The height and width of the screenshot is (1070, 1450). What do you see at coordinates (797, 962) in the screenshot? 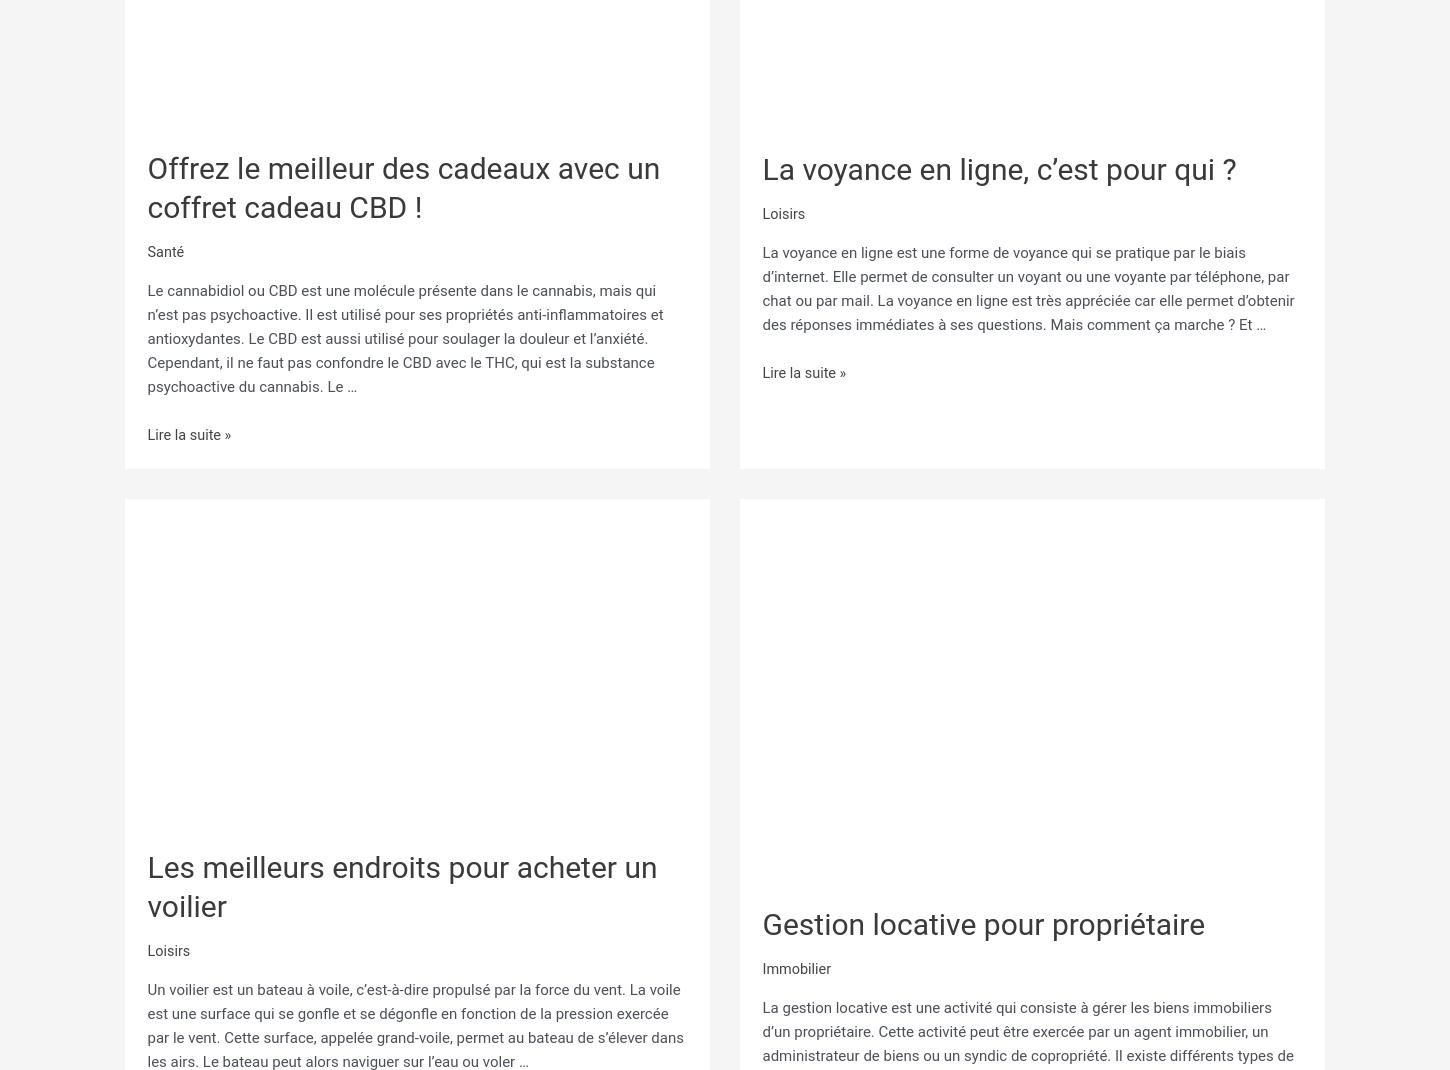
I see `'Immobilier'` at bounding box center [797, 962].